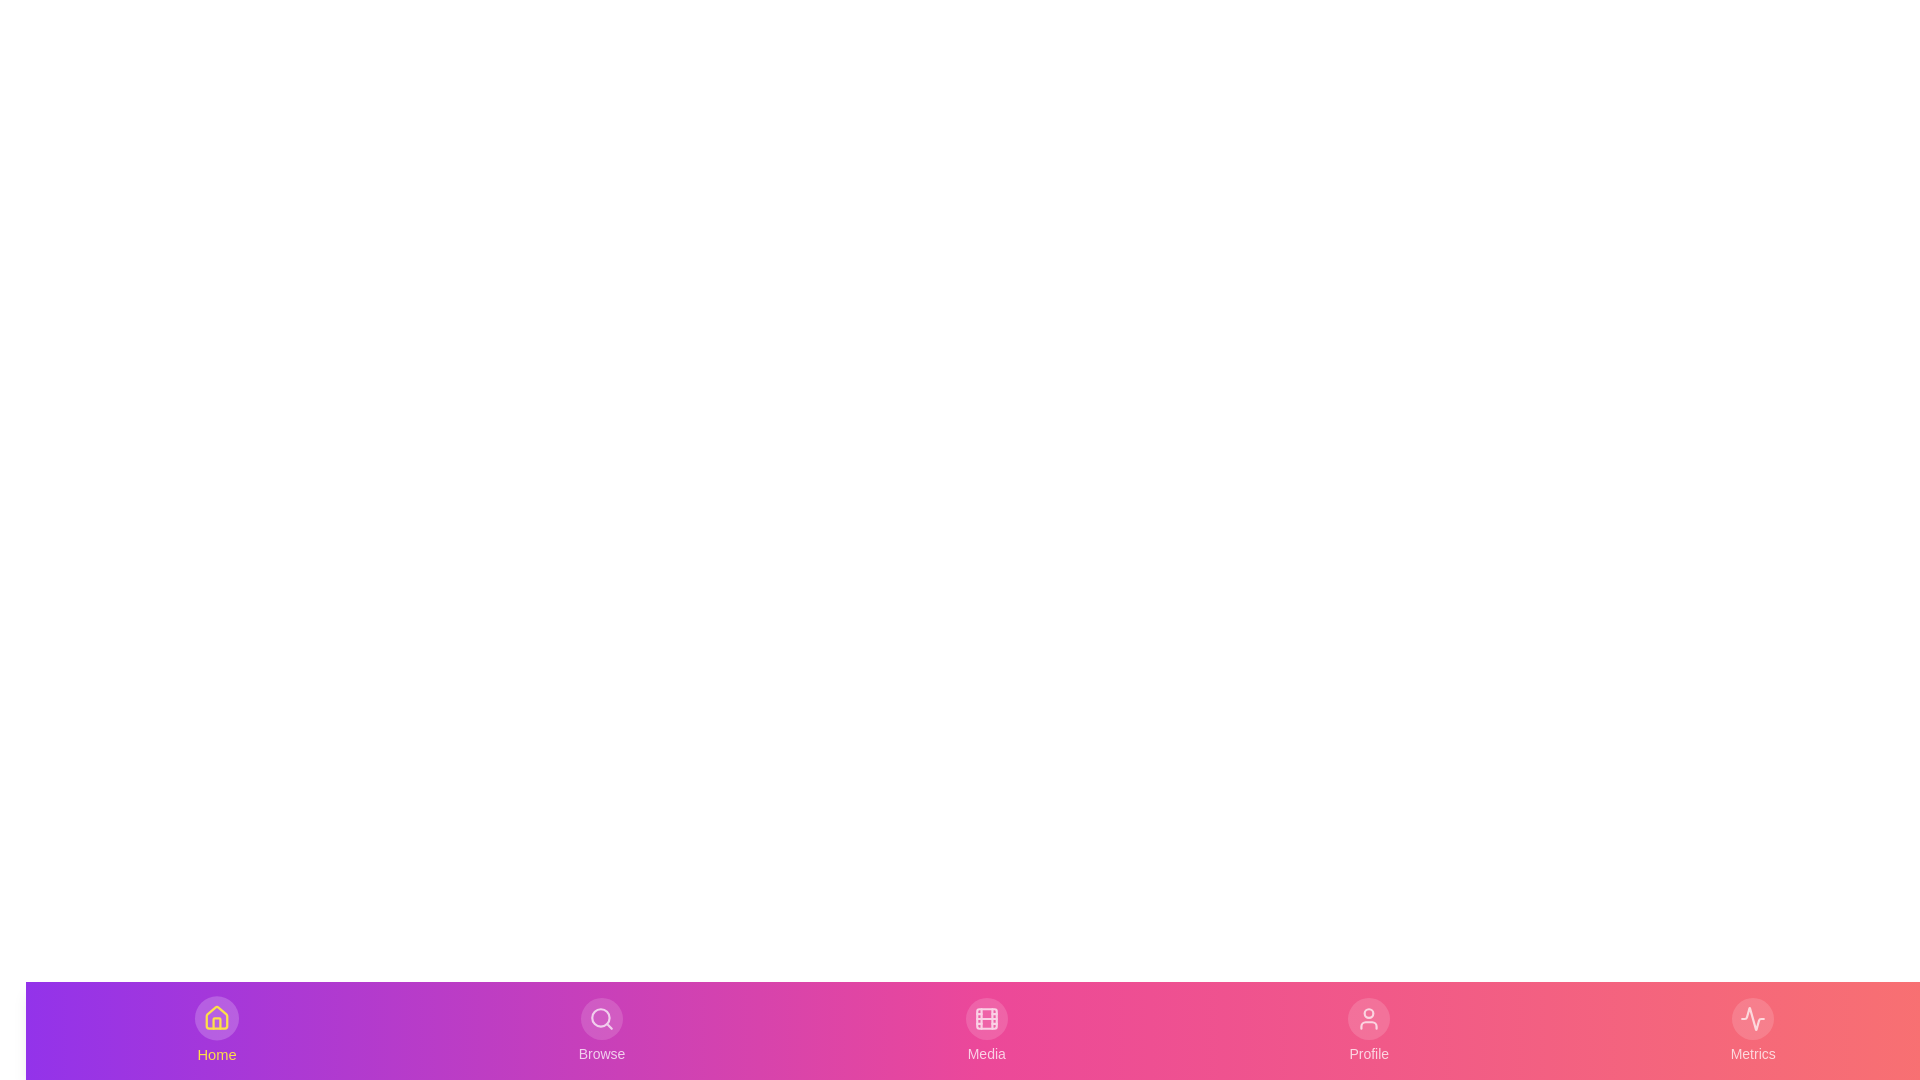 Image resolution: width=1920 pixels, height=1080 pixels. I want to click on the Metrics tab to activate it, so click(1751, 1030).